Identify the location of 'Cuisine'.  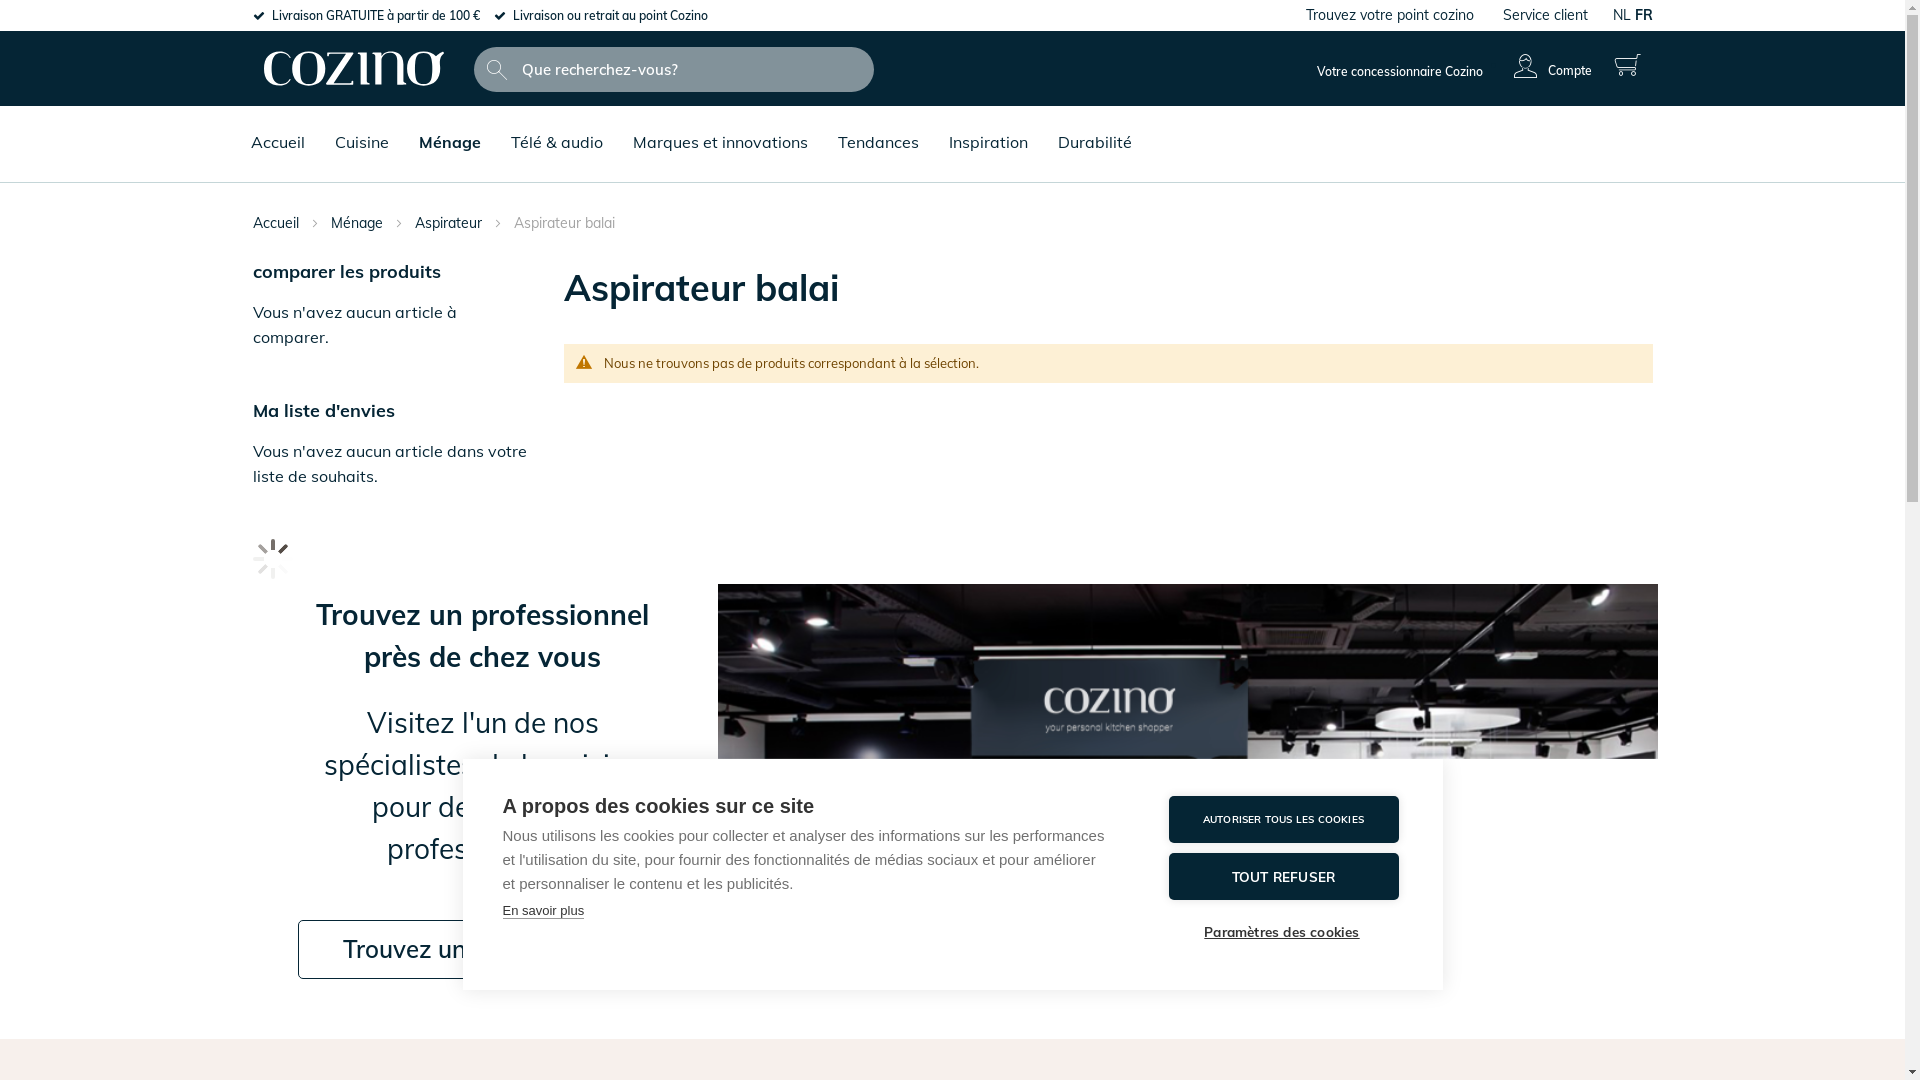
(324, 128).